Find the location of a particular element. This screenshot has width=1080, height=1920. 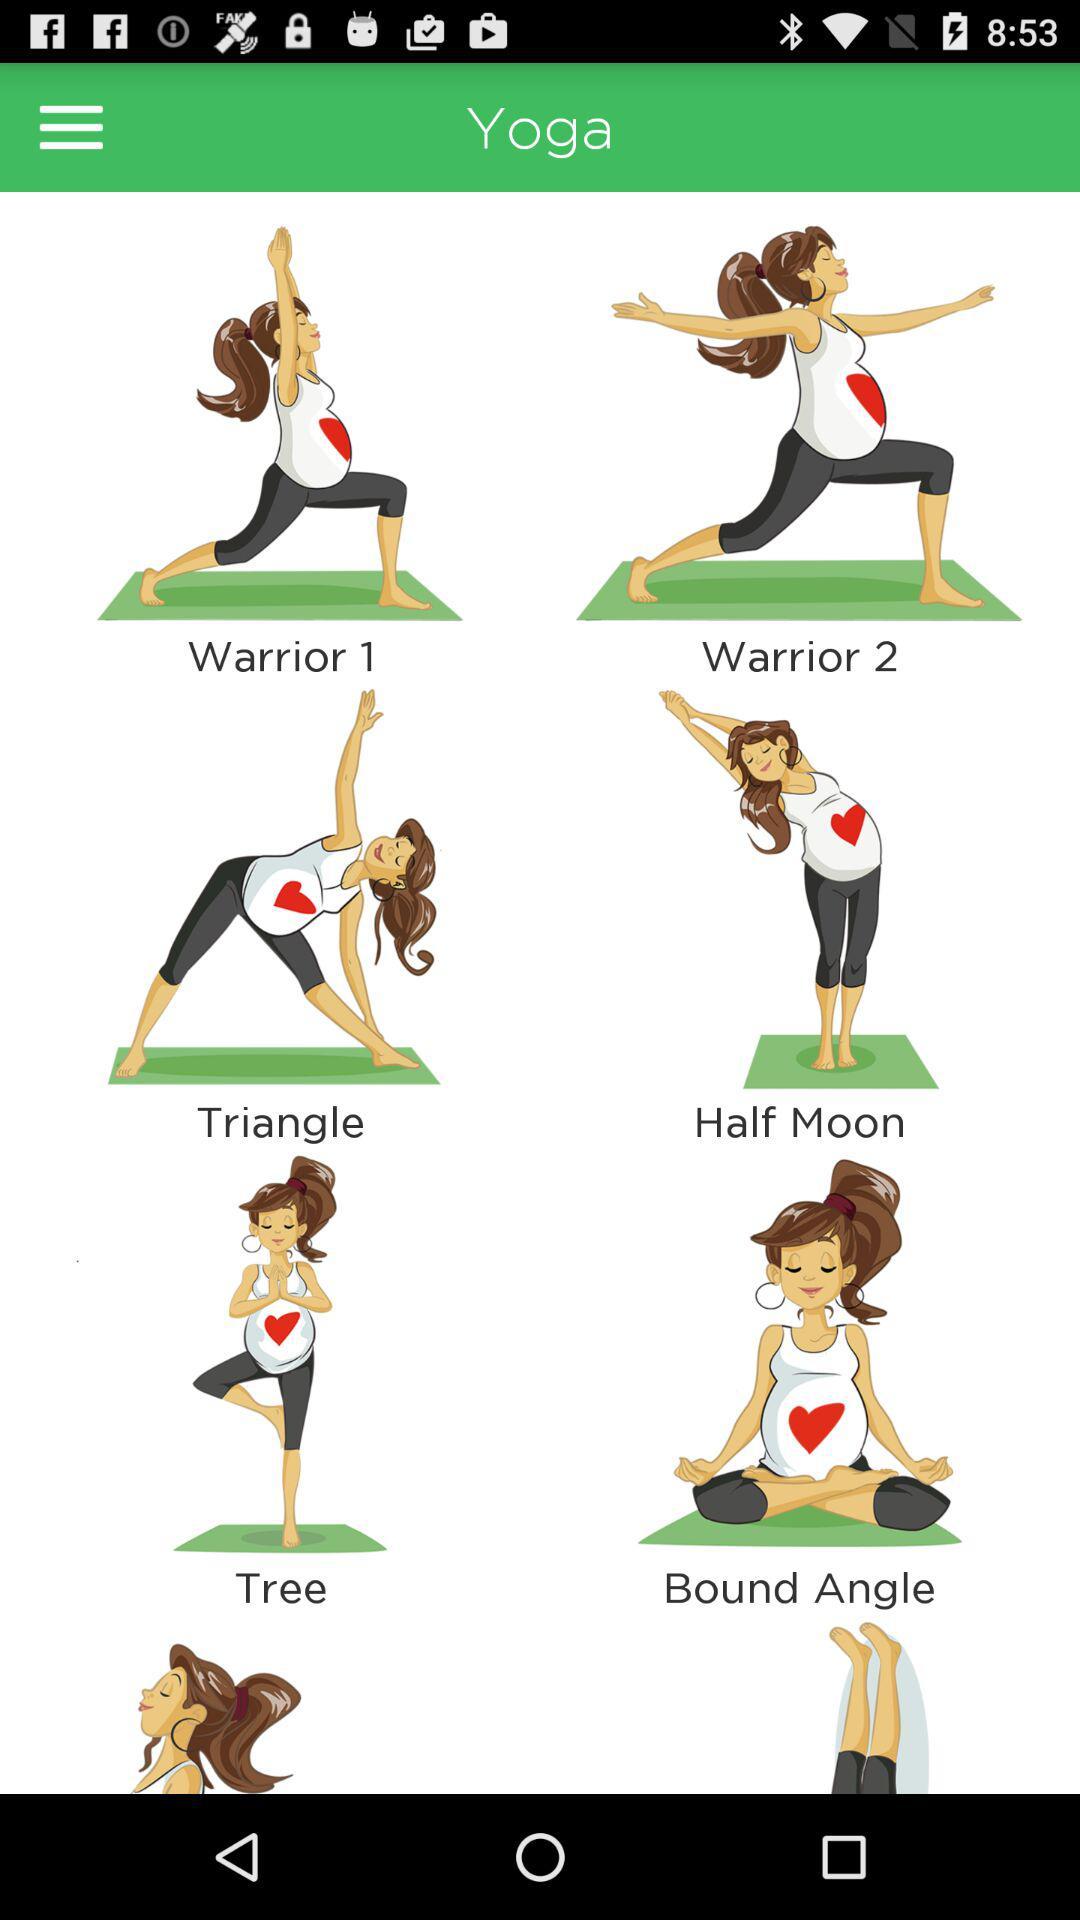

the warrior 1 icon is located at coordinates (280, 655).